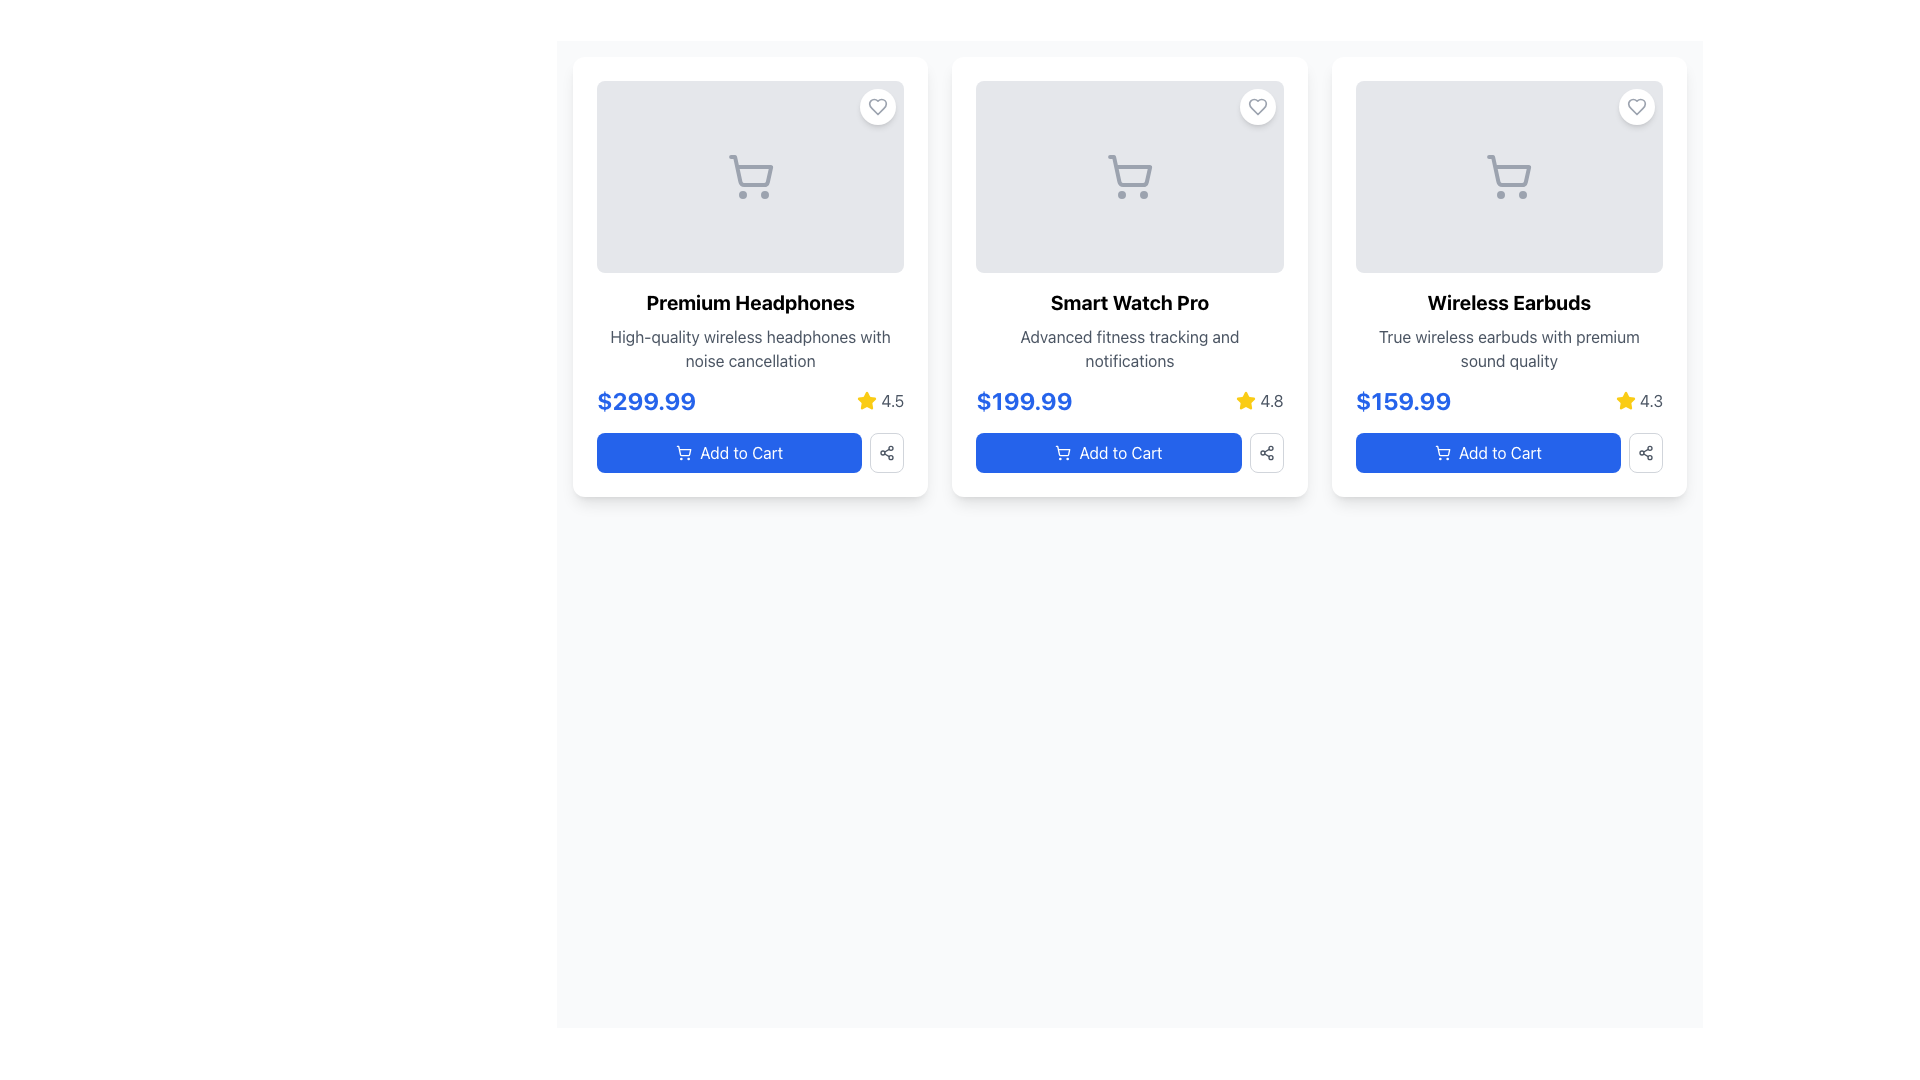  Describe the element at coordinates (1488, 452) in the screenshot. I see `the 'Add to Cart' button with a blue background and white text, which is located at the bottom of the 'Wireless Earbuds' product card` at that location.